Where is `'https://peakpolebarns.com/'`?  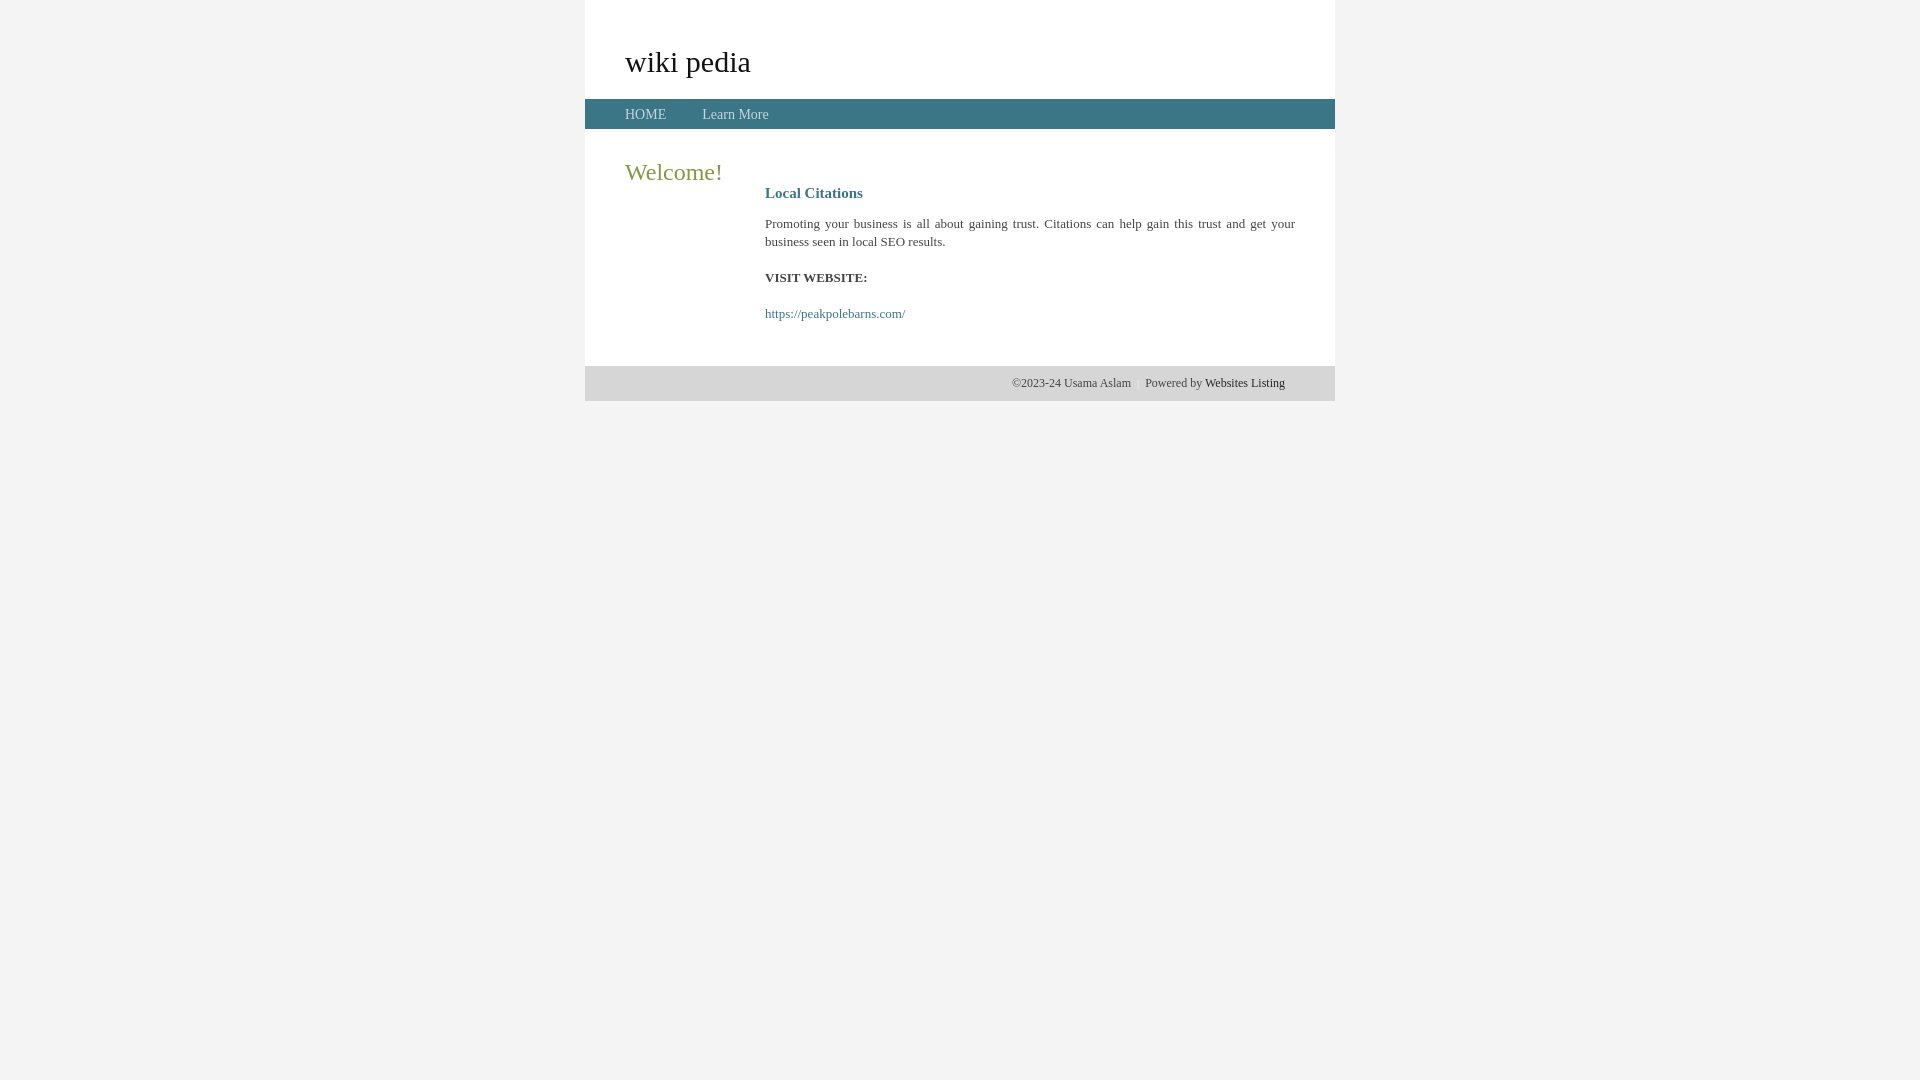 'https://peakpolebarns.com/' is located at coordinates (835, 313).